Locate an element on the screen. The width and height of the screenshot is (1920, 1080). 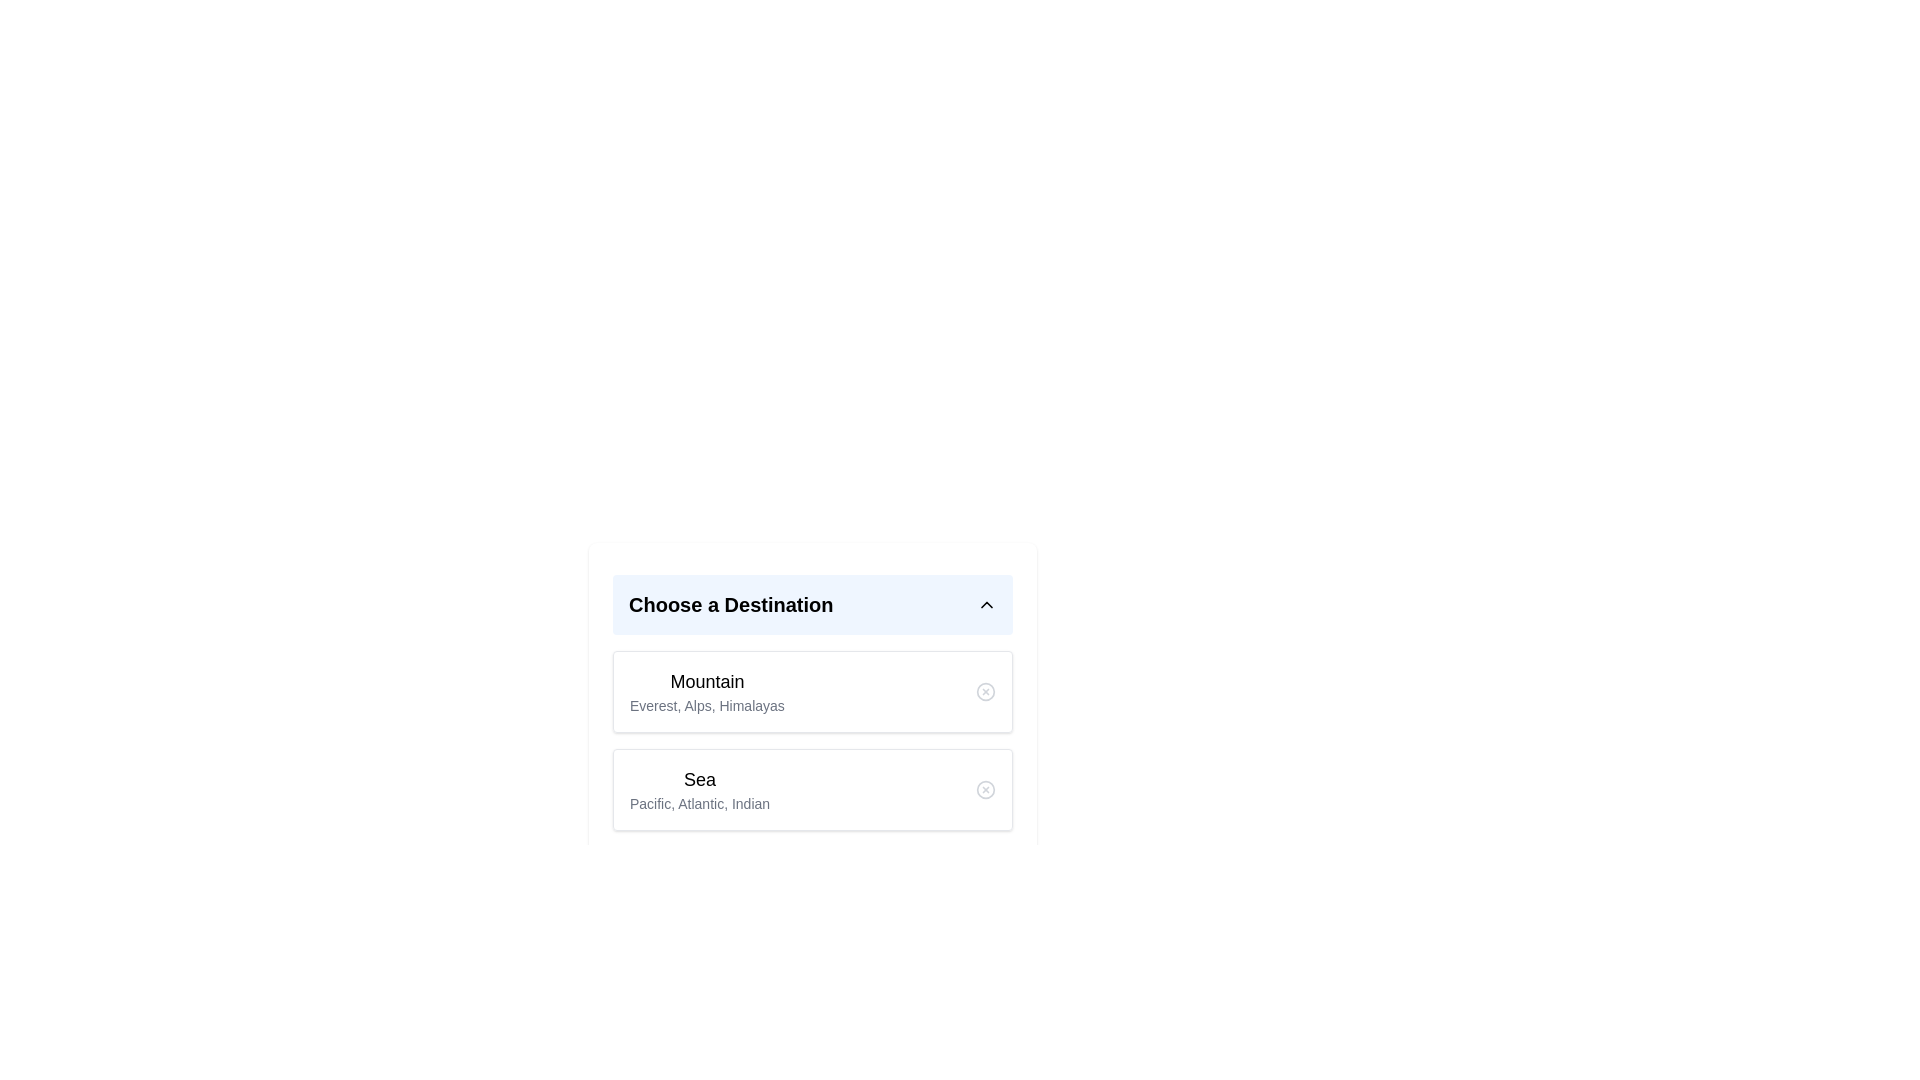
the text label that displays 'Pacific, Atlantic, Indian', positioned below the 'Sea' header in a lighter gray font is located at coordinates (700, 802).